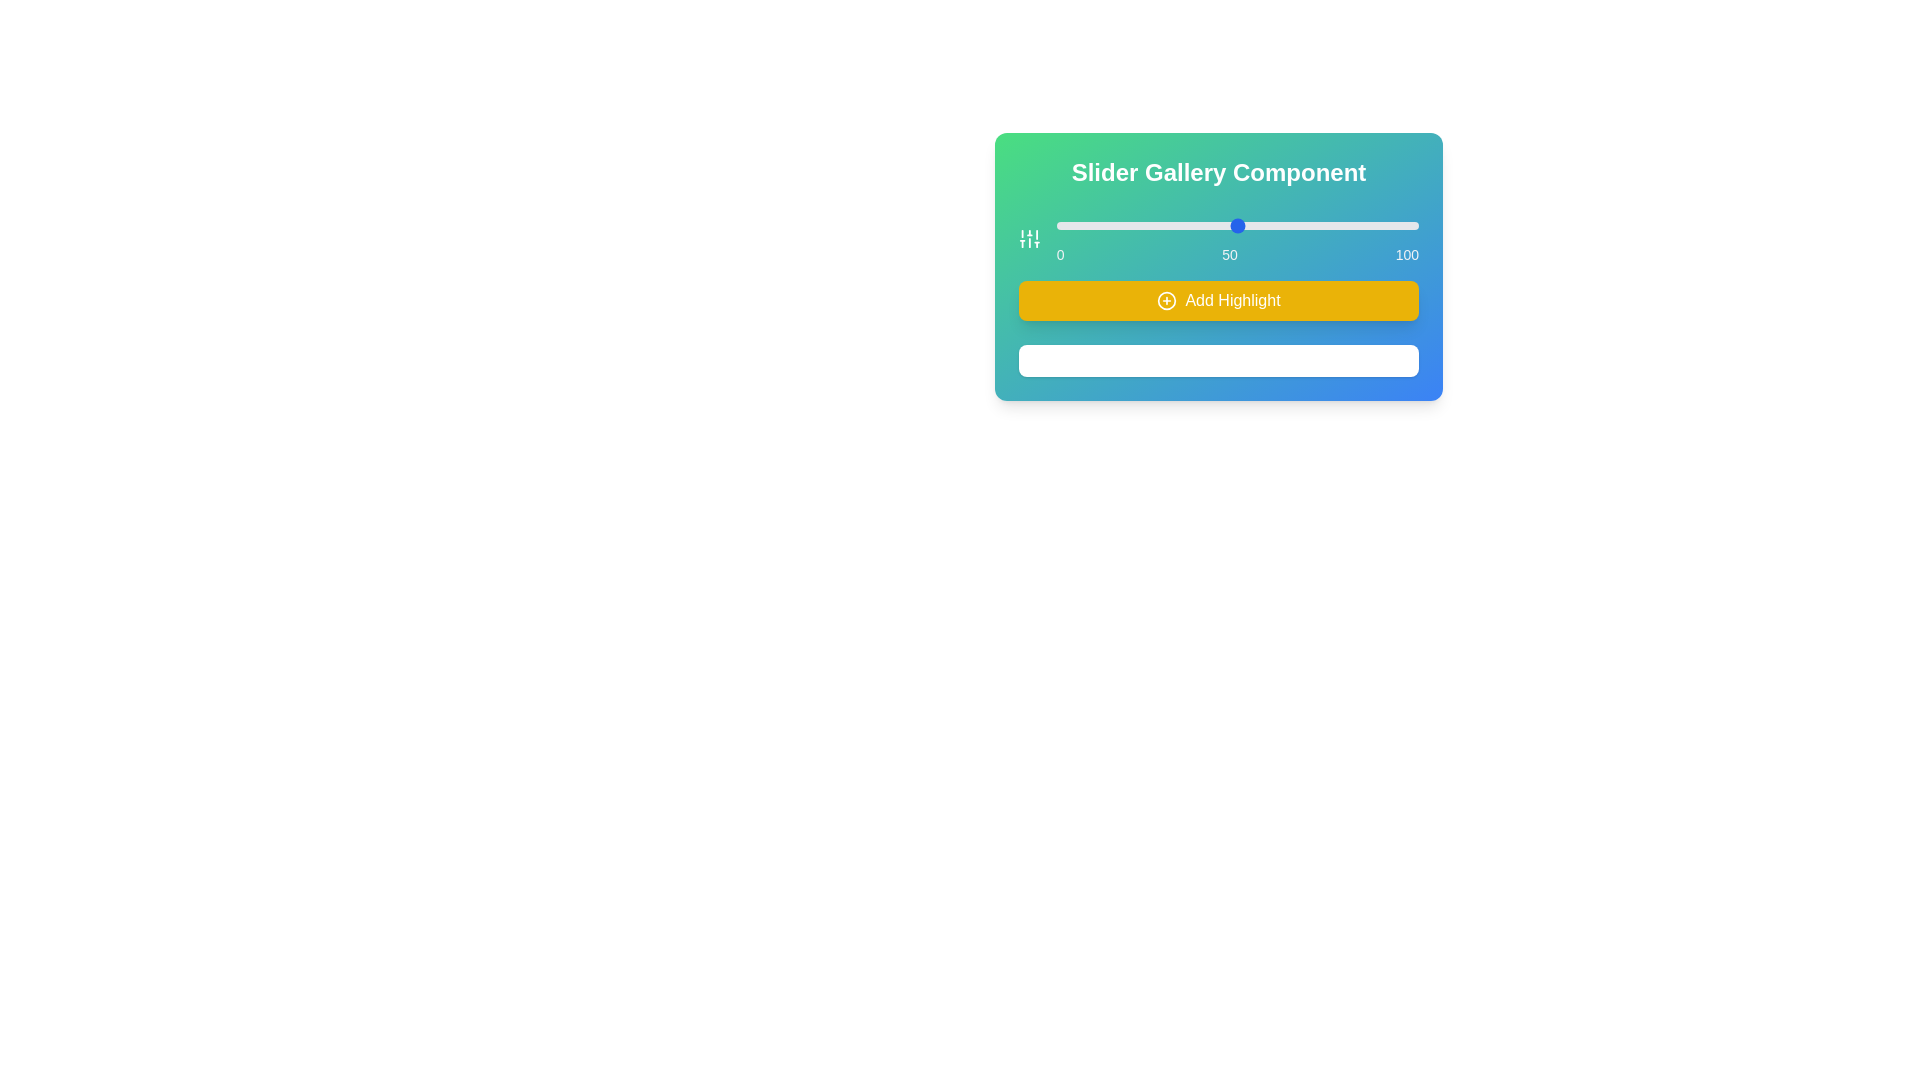 The width and height of the screenshot is (1920, 1080). I want to click on the numeric labels '0', '50', and '100' of the Label group for the range slider, which are displayed below the slider and aligned with its range, so click(1236, 253).